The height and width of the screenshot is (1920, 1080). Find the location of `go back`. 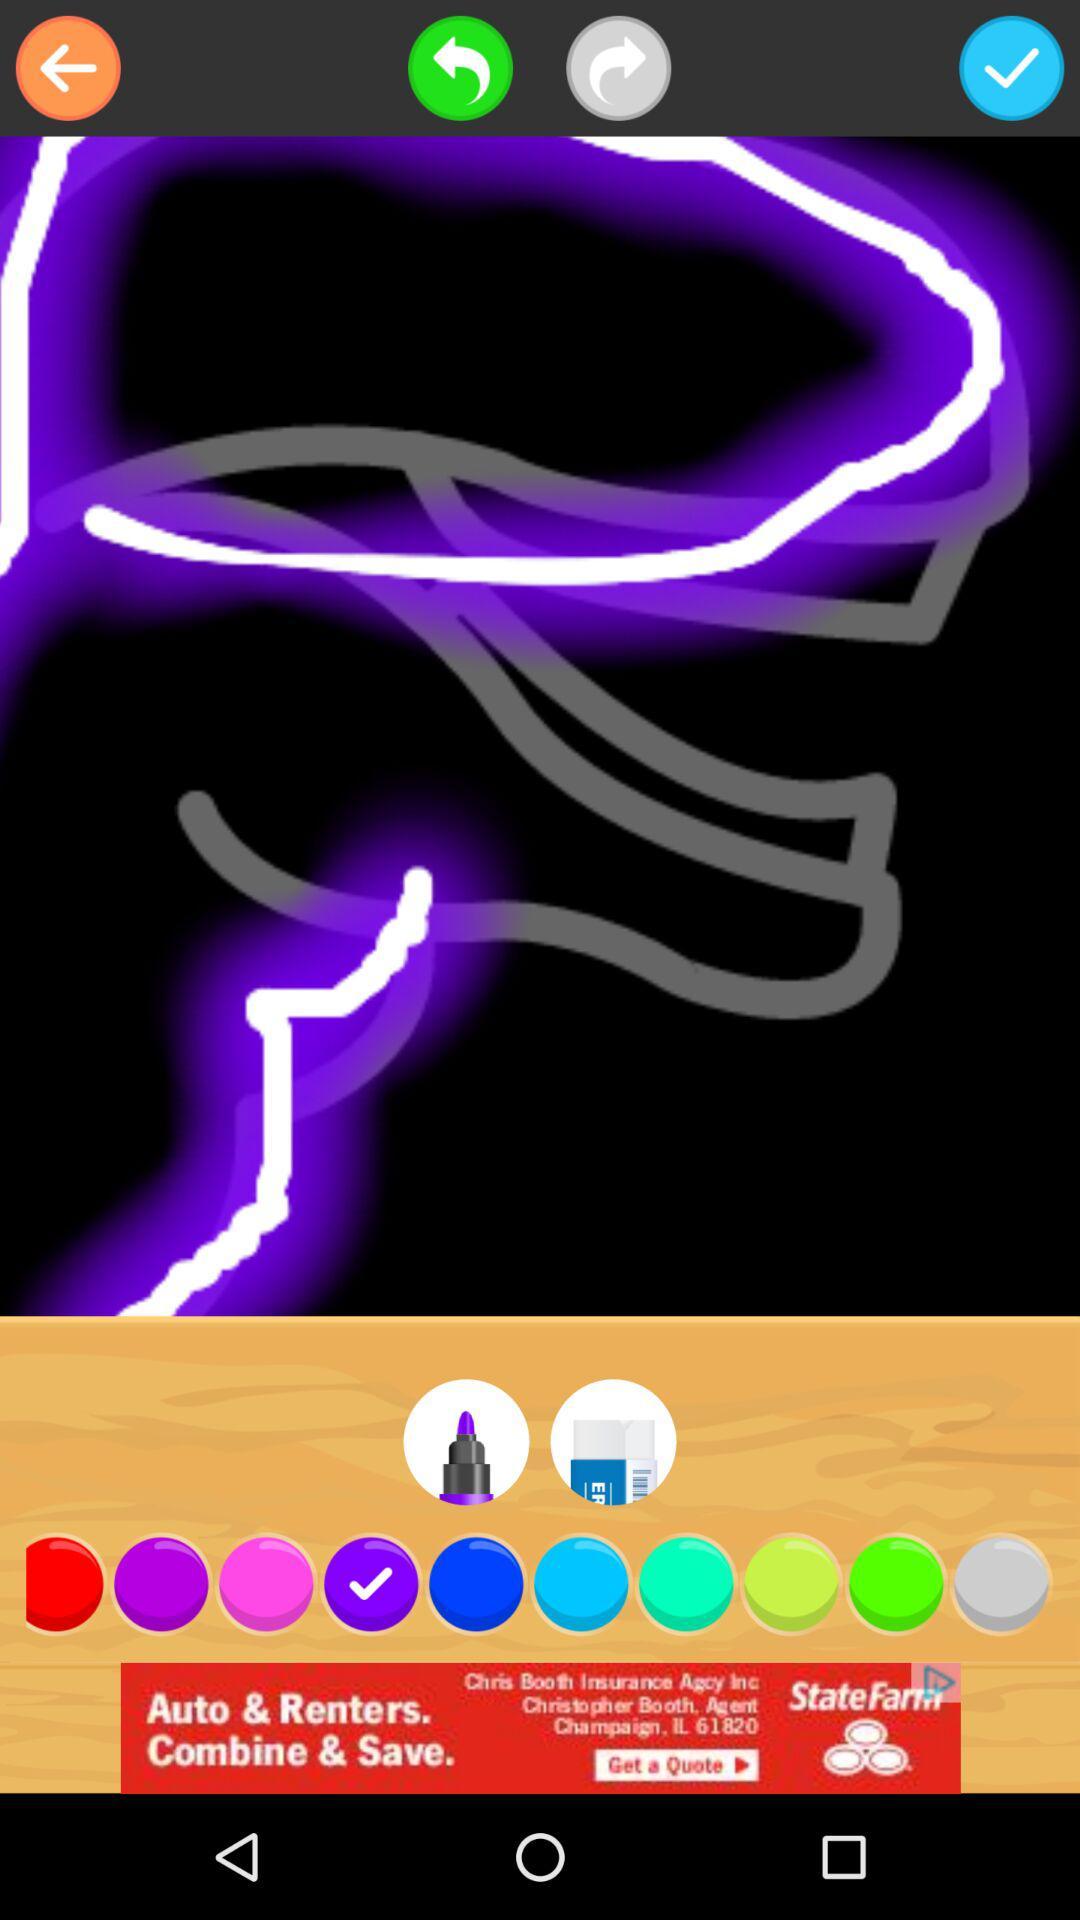

go back is located at coordinates (67, 68).